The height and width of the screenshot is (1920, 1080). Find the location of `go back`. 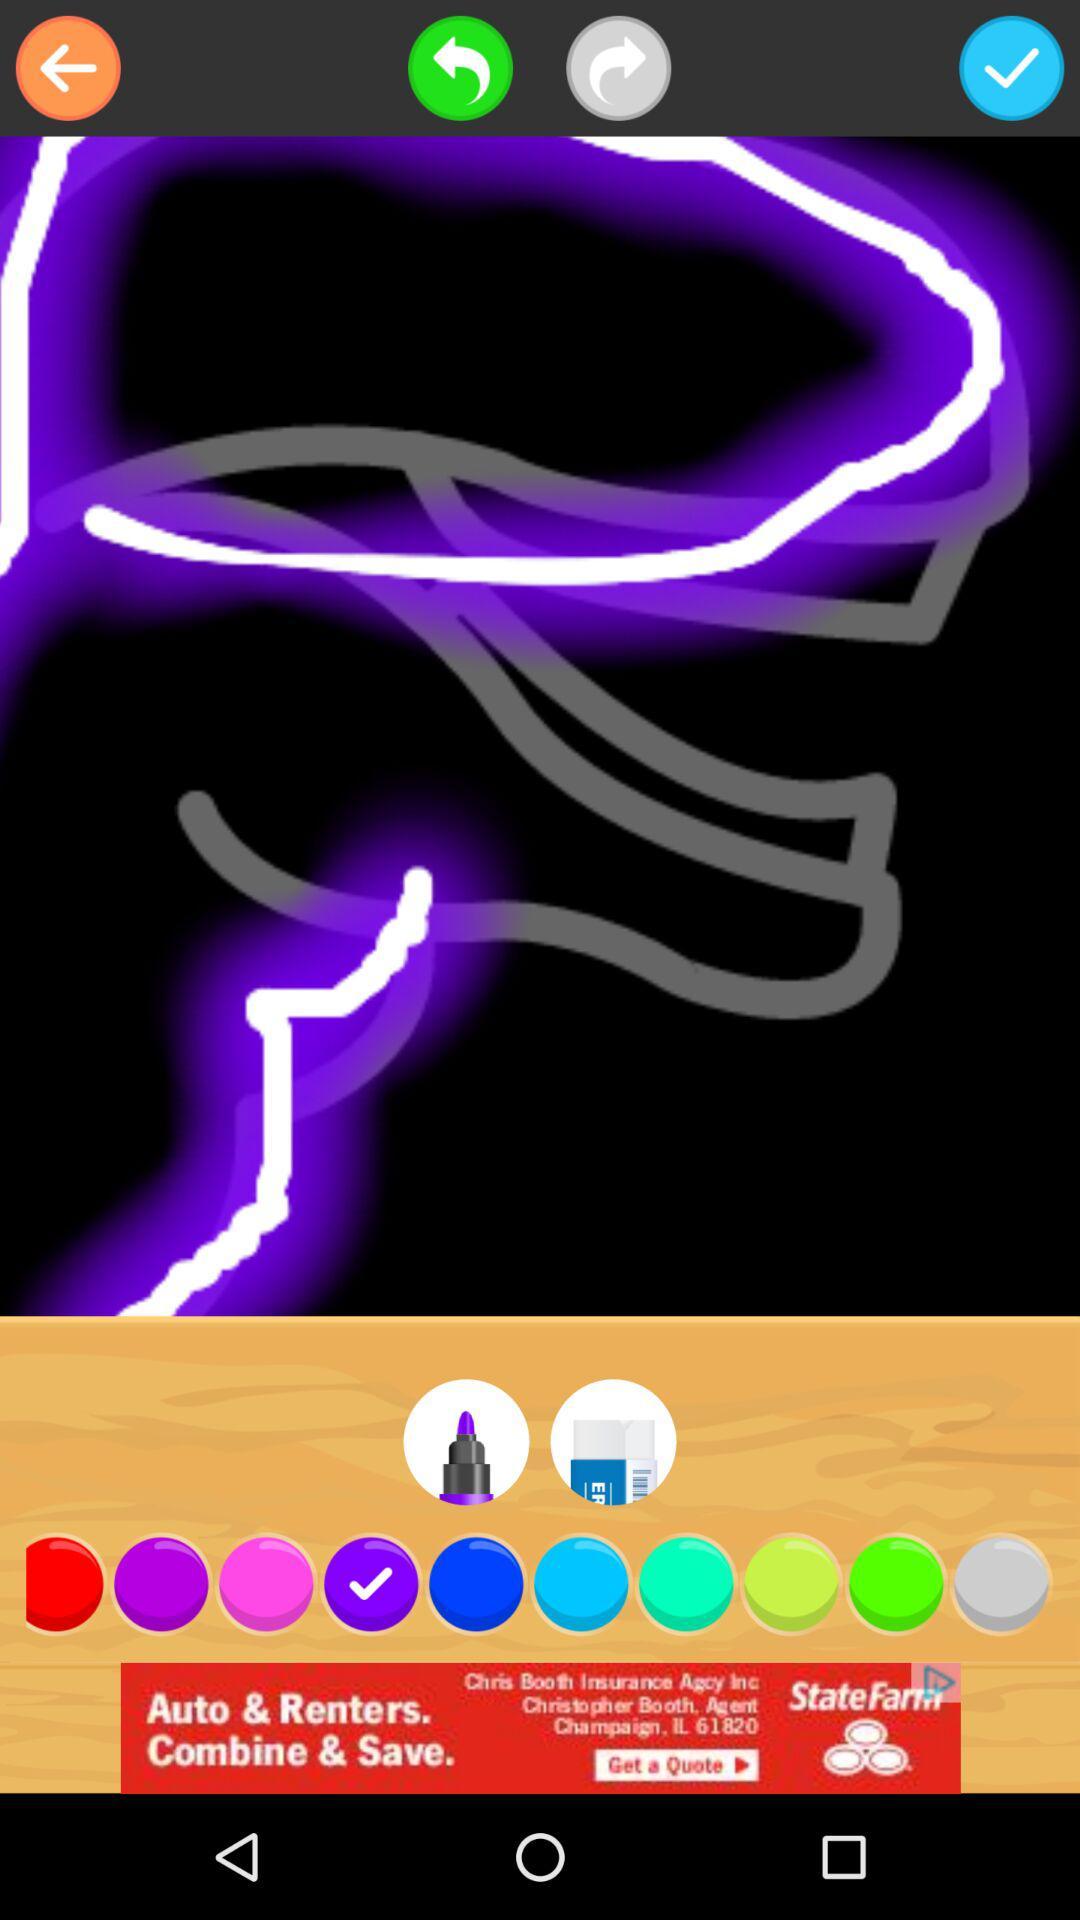

go back is located at coordinates (67, 68).